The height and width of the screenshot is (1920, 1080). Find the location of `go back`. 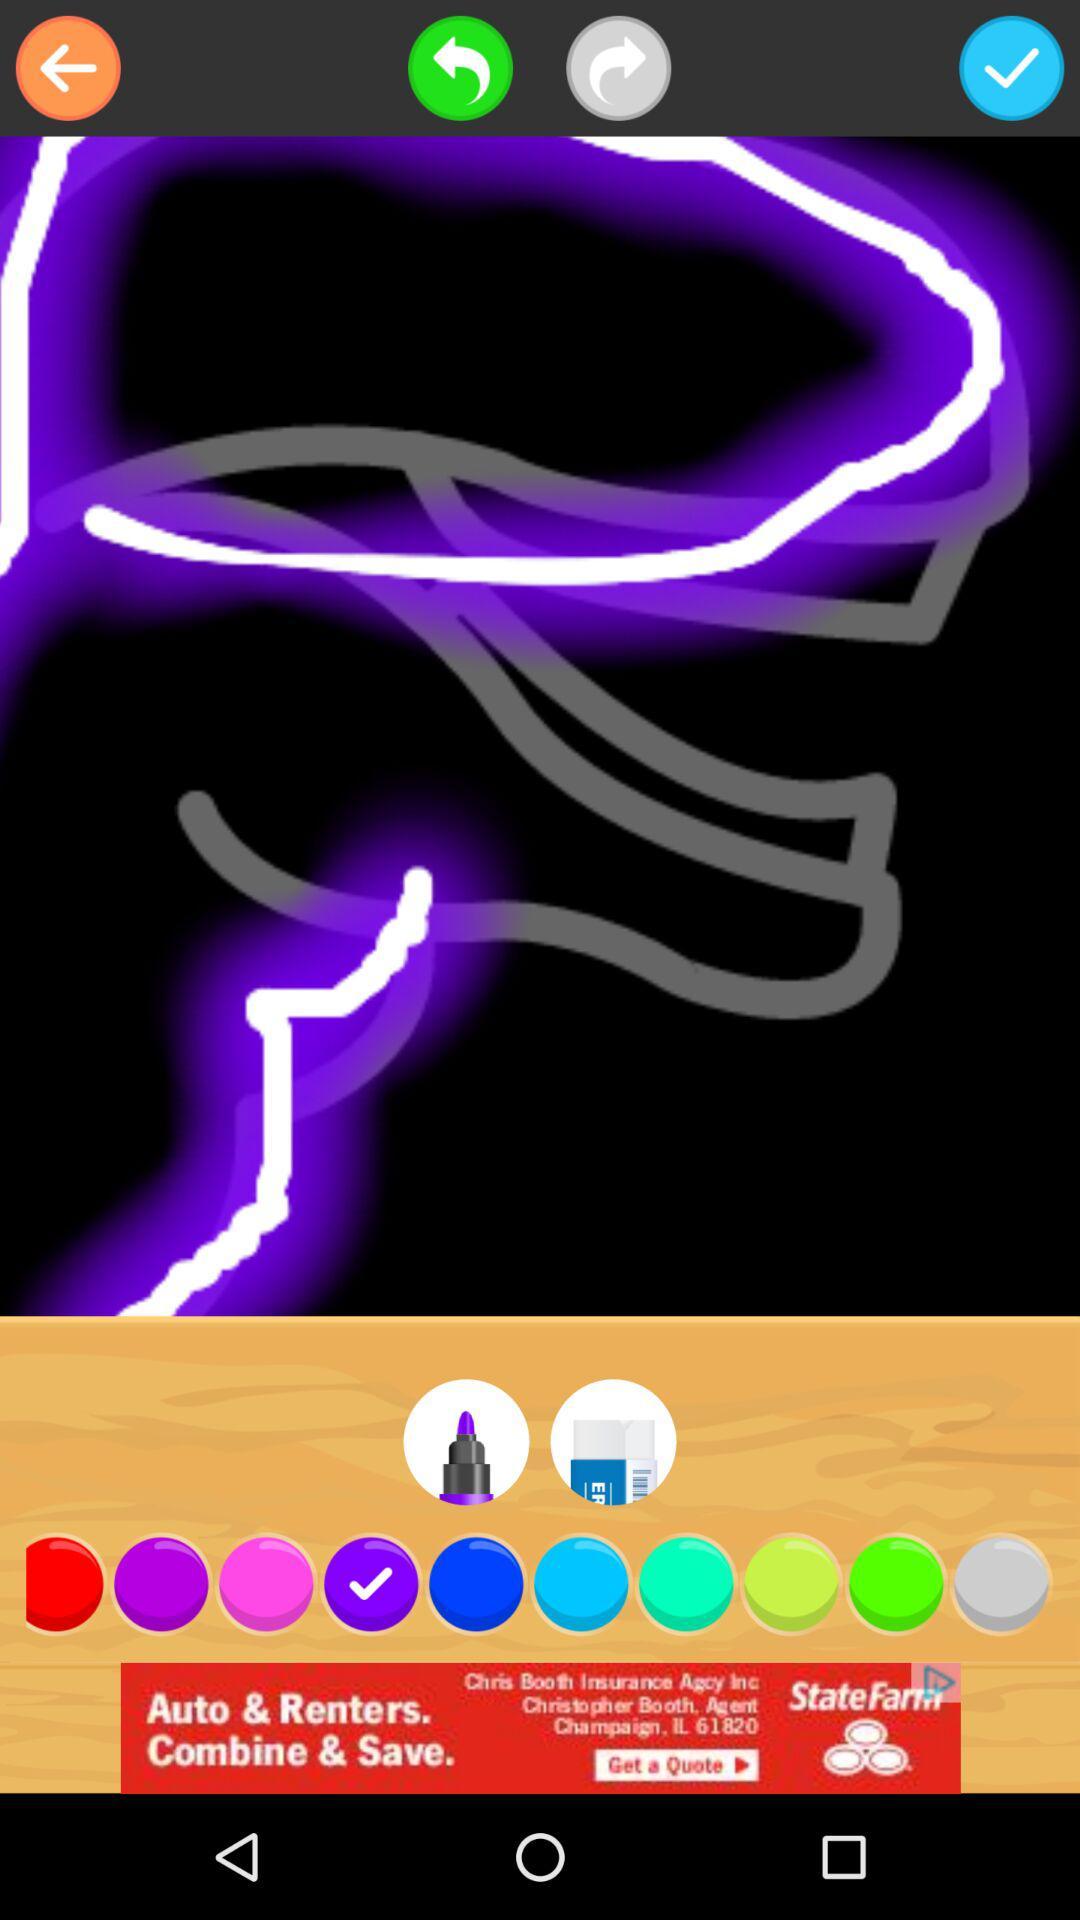

go back is located at coordinates (67, 68).